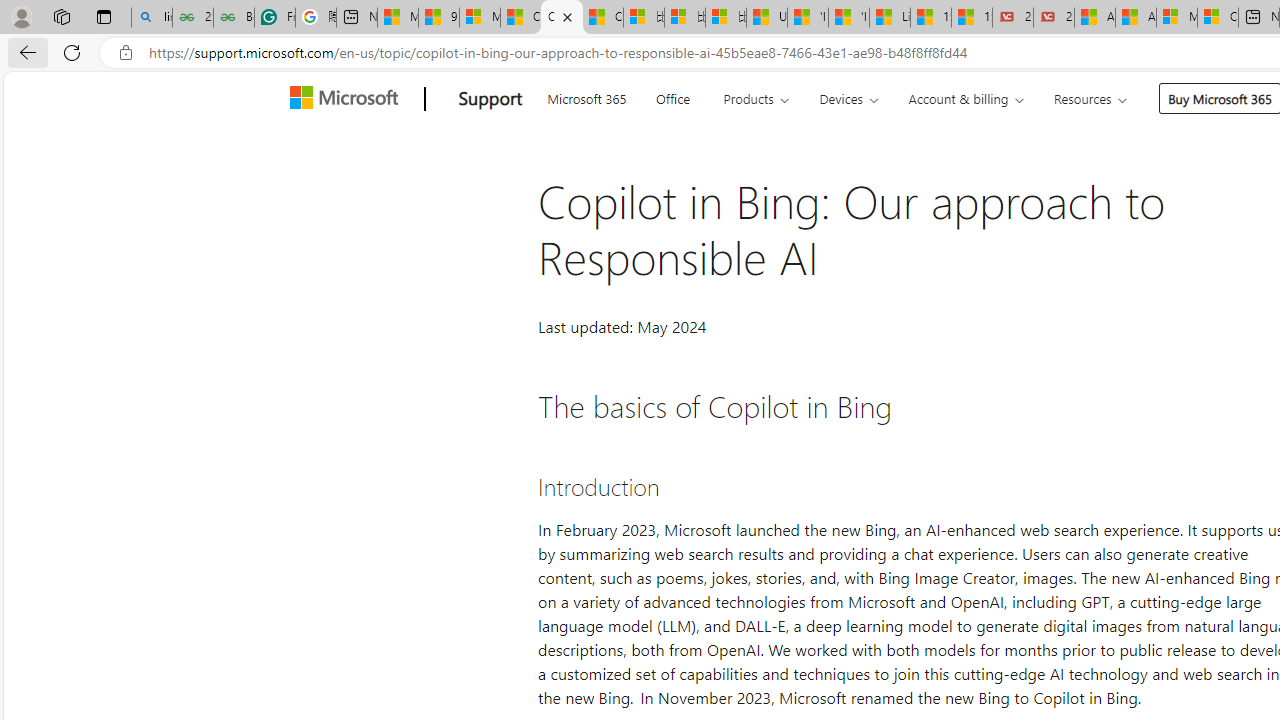 The height and width of the screenshot is (720, 1280). Describe the element at coordinates (490, 99) in the screenshot. I see `'Support'` at that location.